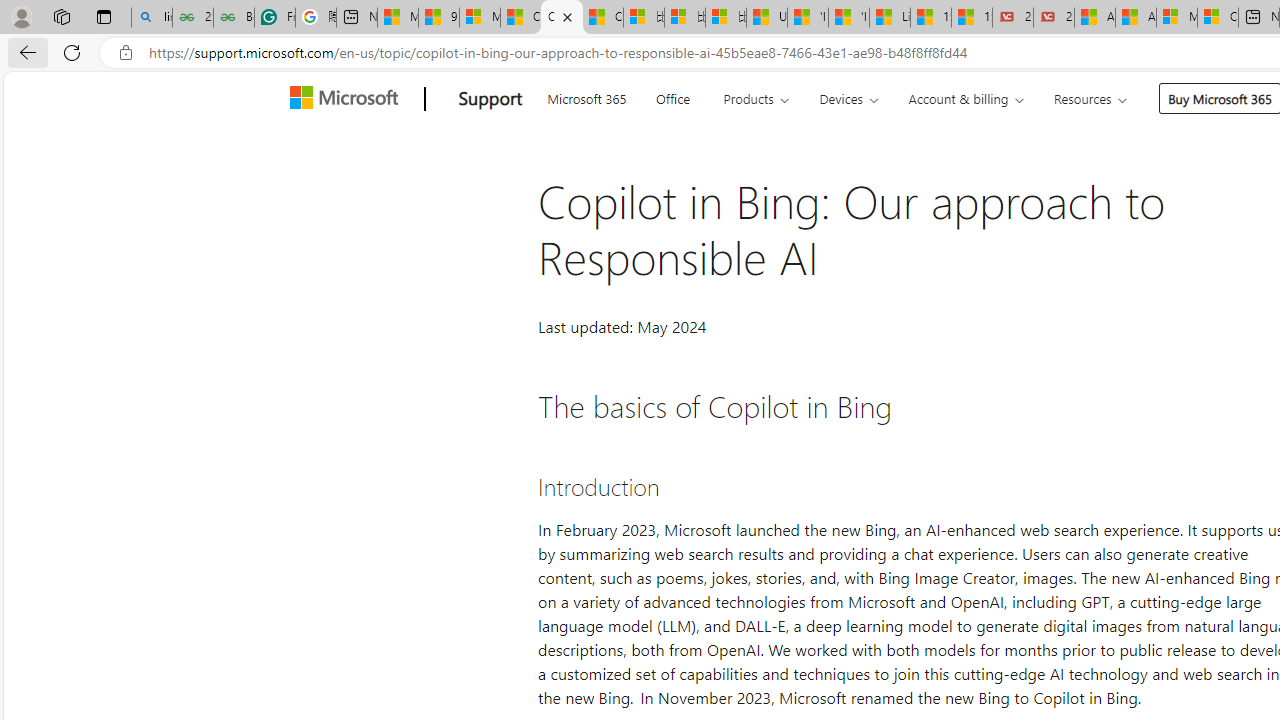 The height and width of the screenshot is (720, 1280). Describe the element at coordinates (490, 99) in the screenshot. I see `'Support'` at that location.